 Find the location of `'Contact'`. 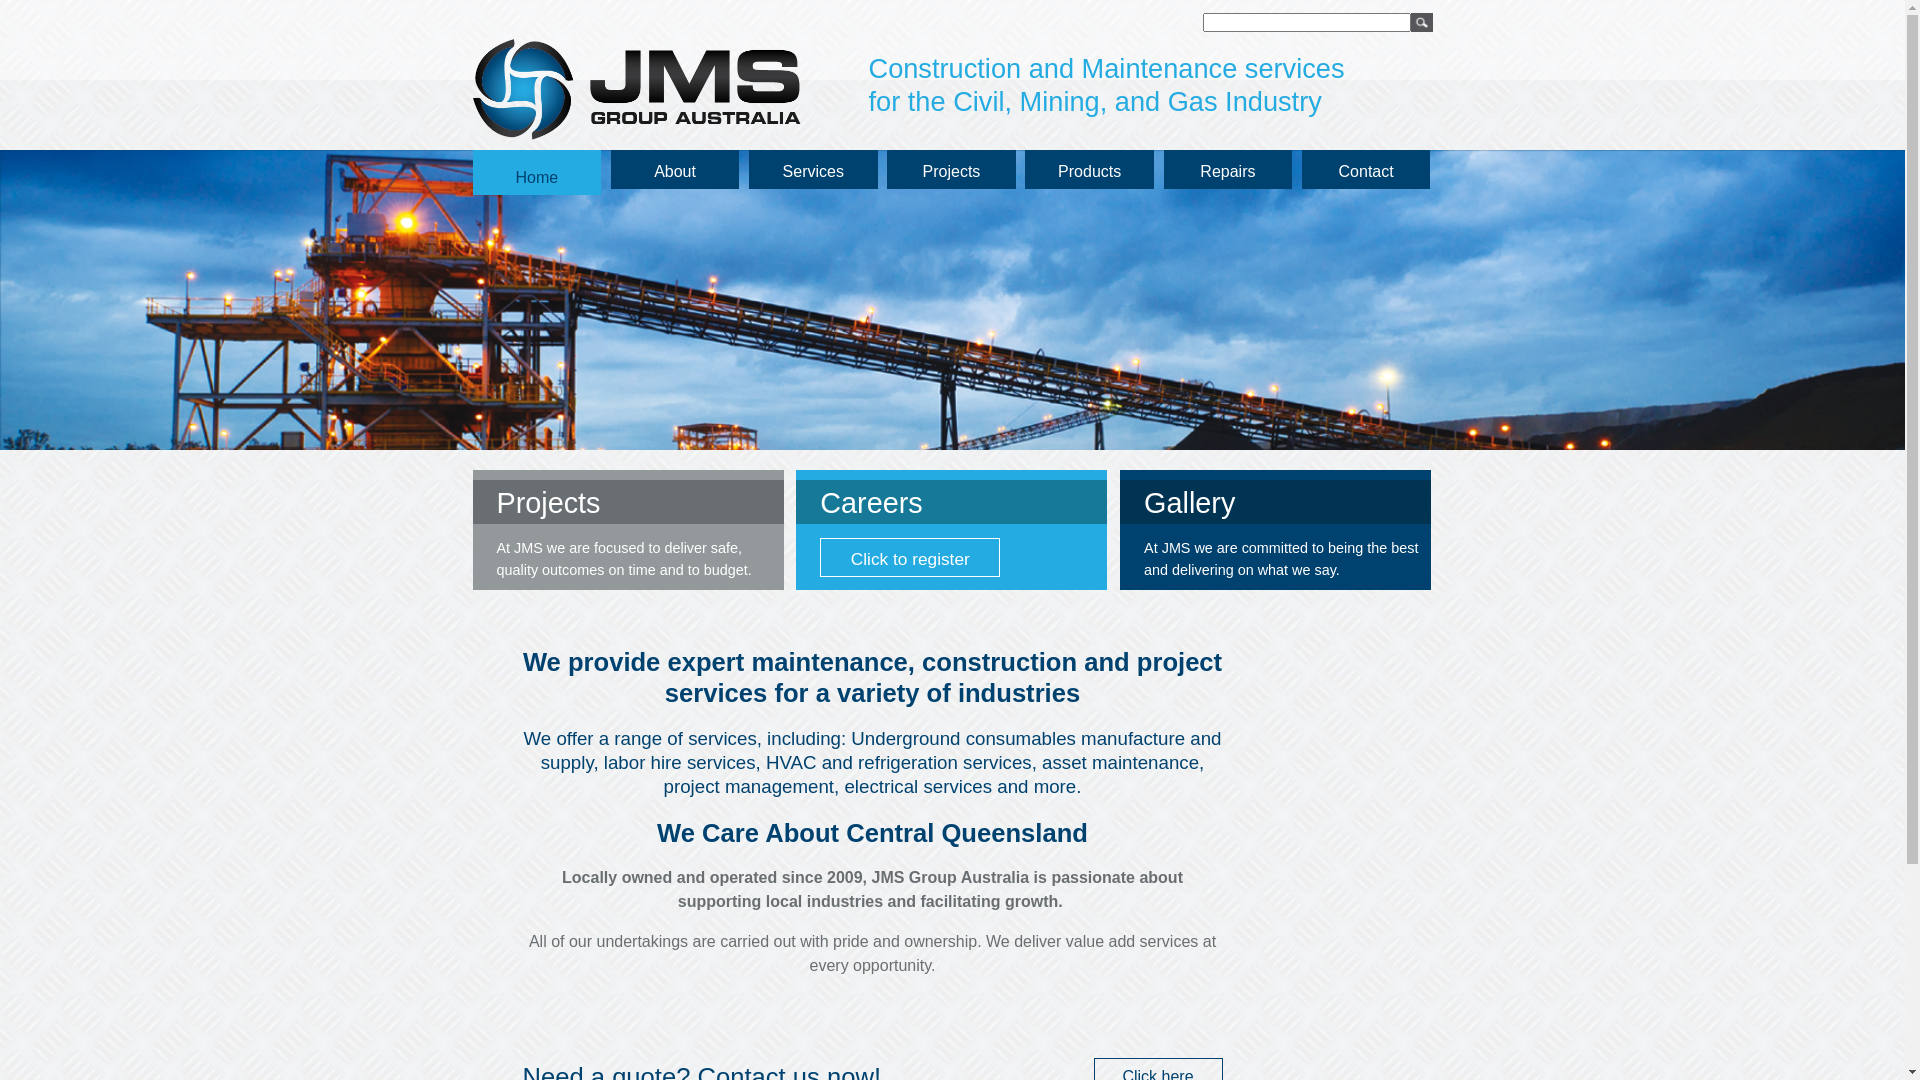

'Contact' is located at coordinates (1365, 168).